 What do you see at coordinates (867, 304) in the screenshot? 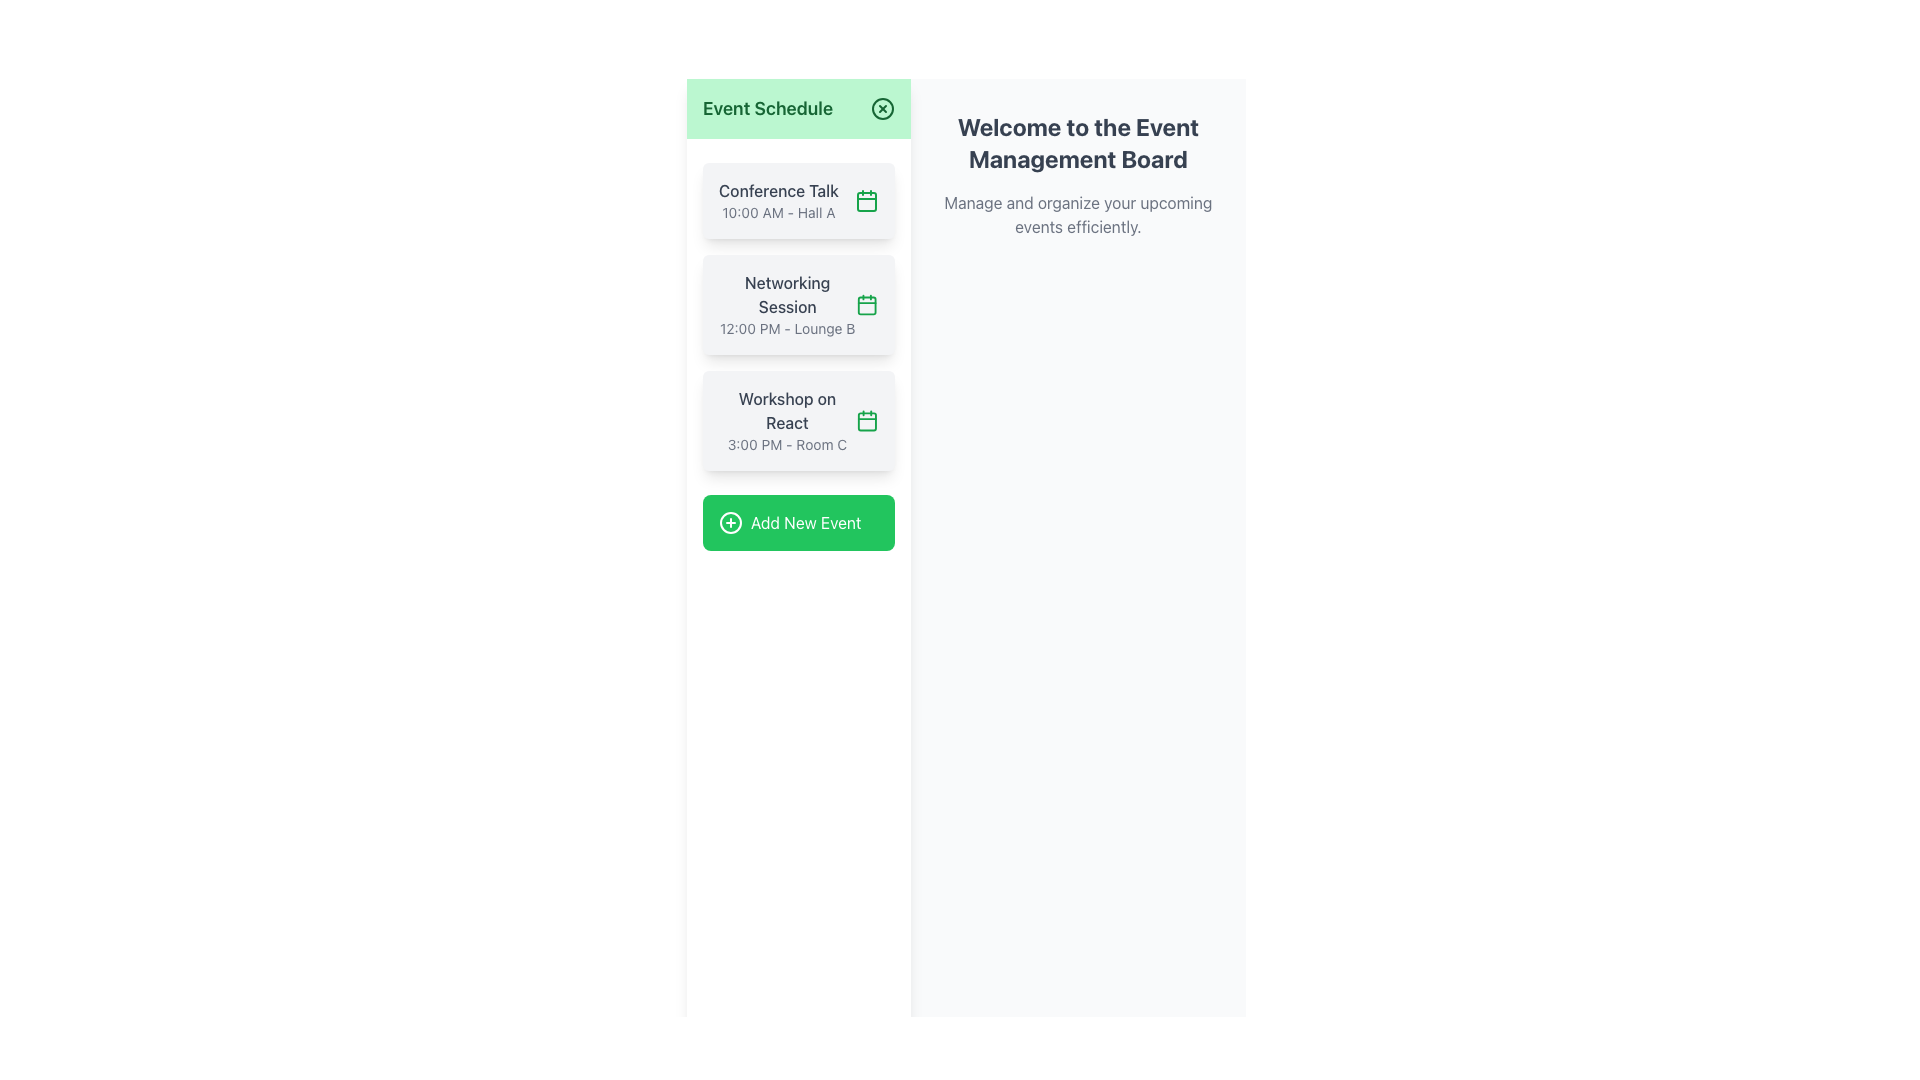
I see `the calendar icon located in the second item of the schedule listing for 'Networking Session 12:00 PM - Lounge B'` at bounding box center [867, 304].